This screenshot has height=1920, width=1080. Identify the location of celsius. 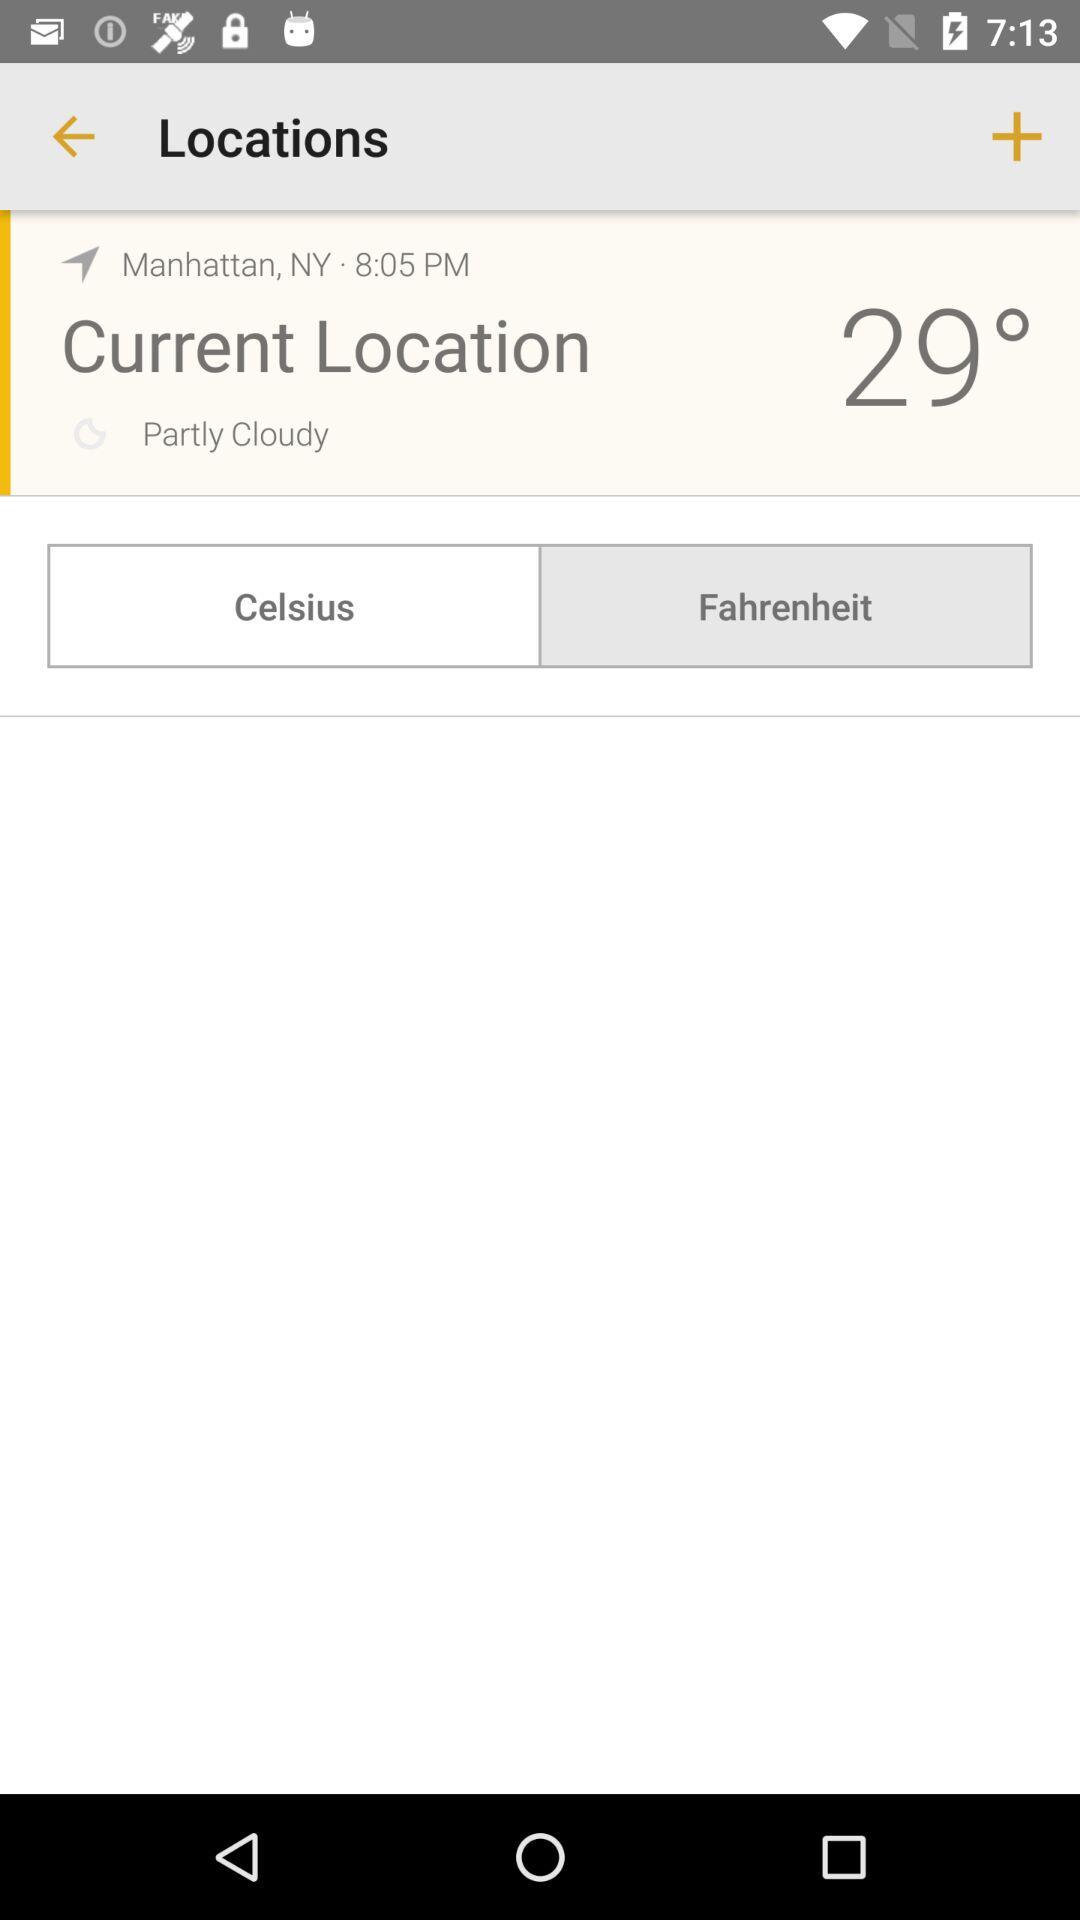
(294, 604).